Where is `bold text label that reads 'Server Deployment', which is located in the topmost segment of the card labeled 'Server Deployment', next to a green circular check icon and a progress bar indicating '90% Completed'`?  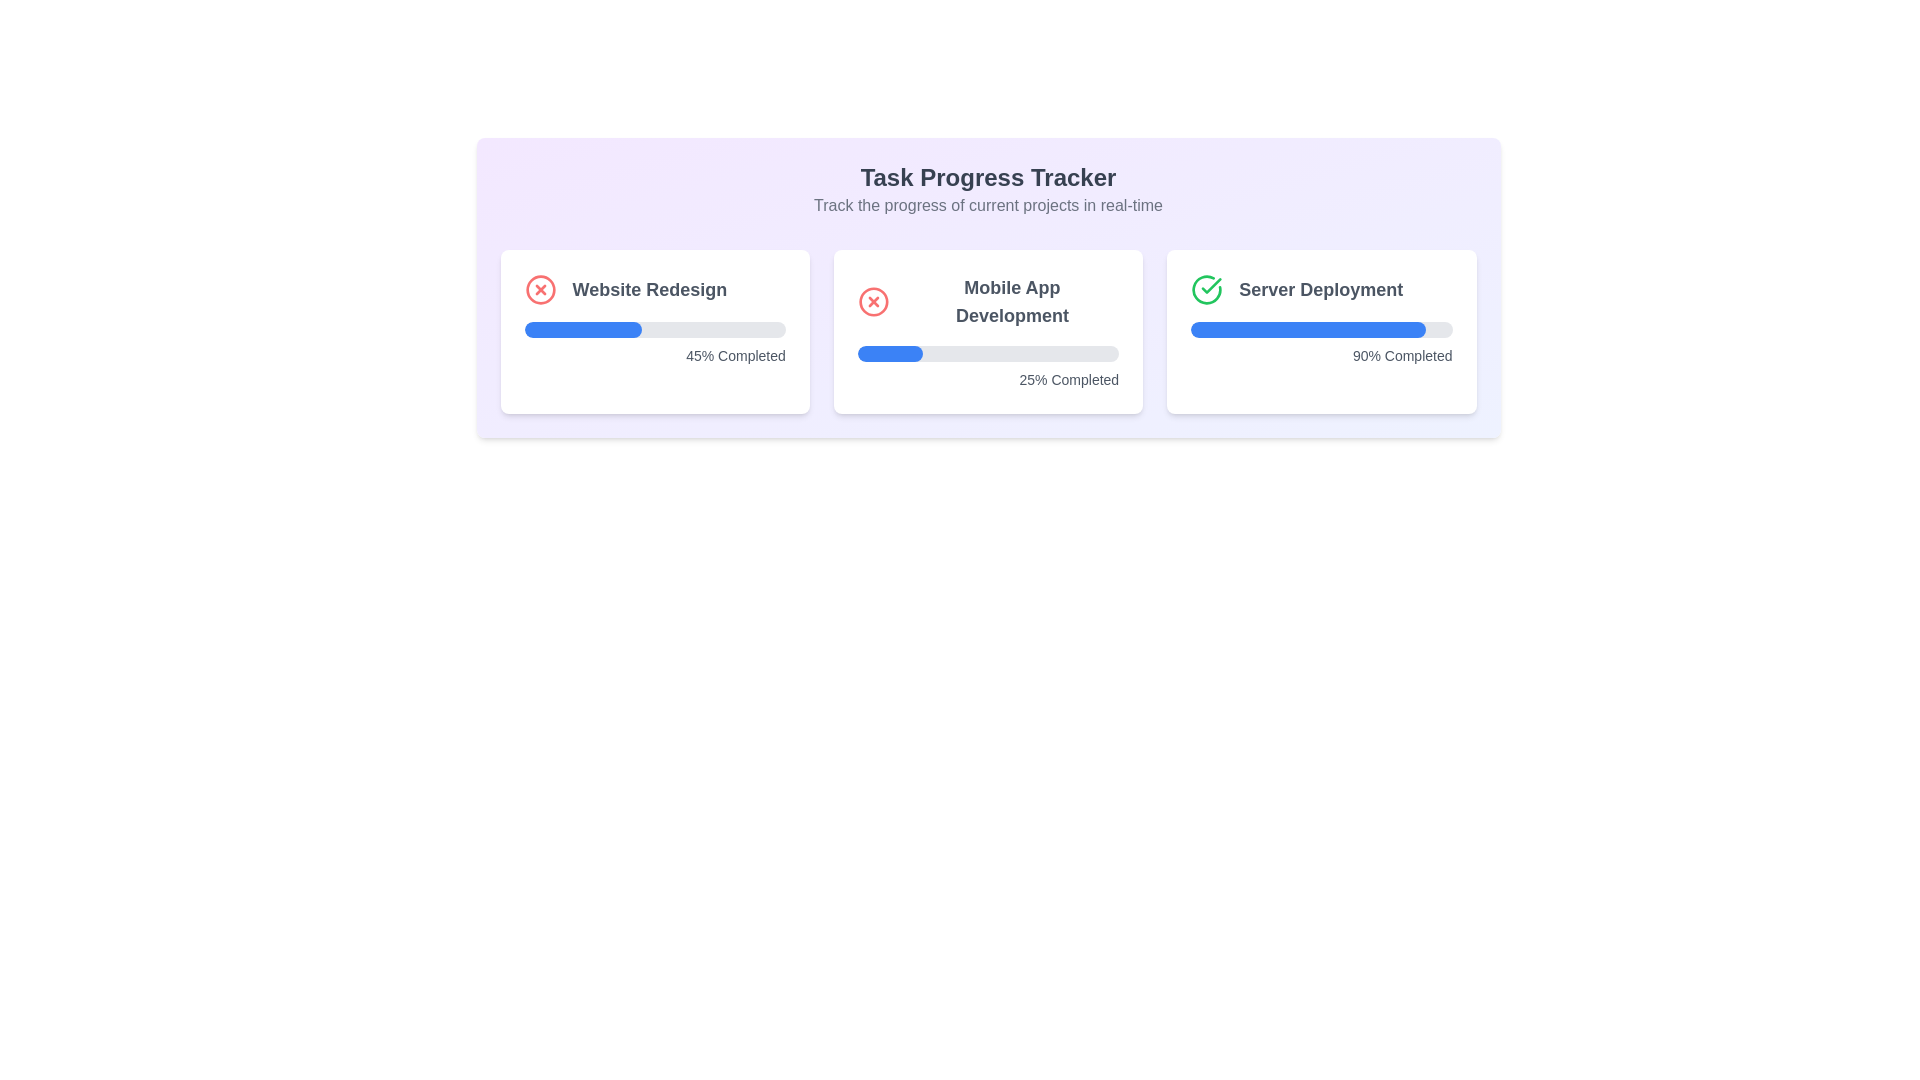
bold text label that reads 'Server Deployment', which is located in the topmost segment of the card labeled 'Server Deployment', next to a green circular check icon and a progress bar indicating '90% Completed' is located at coordinates (1321, 289).